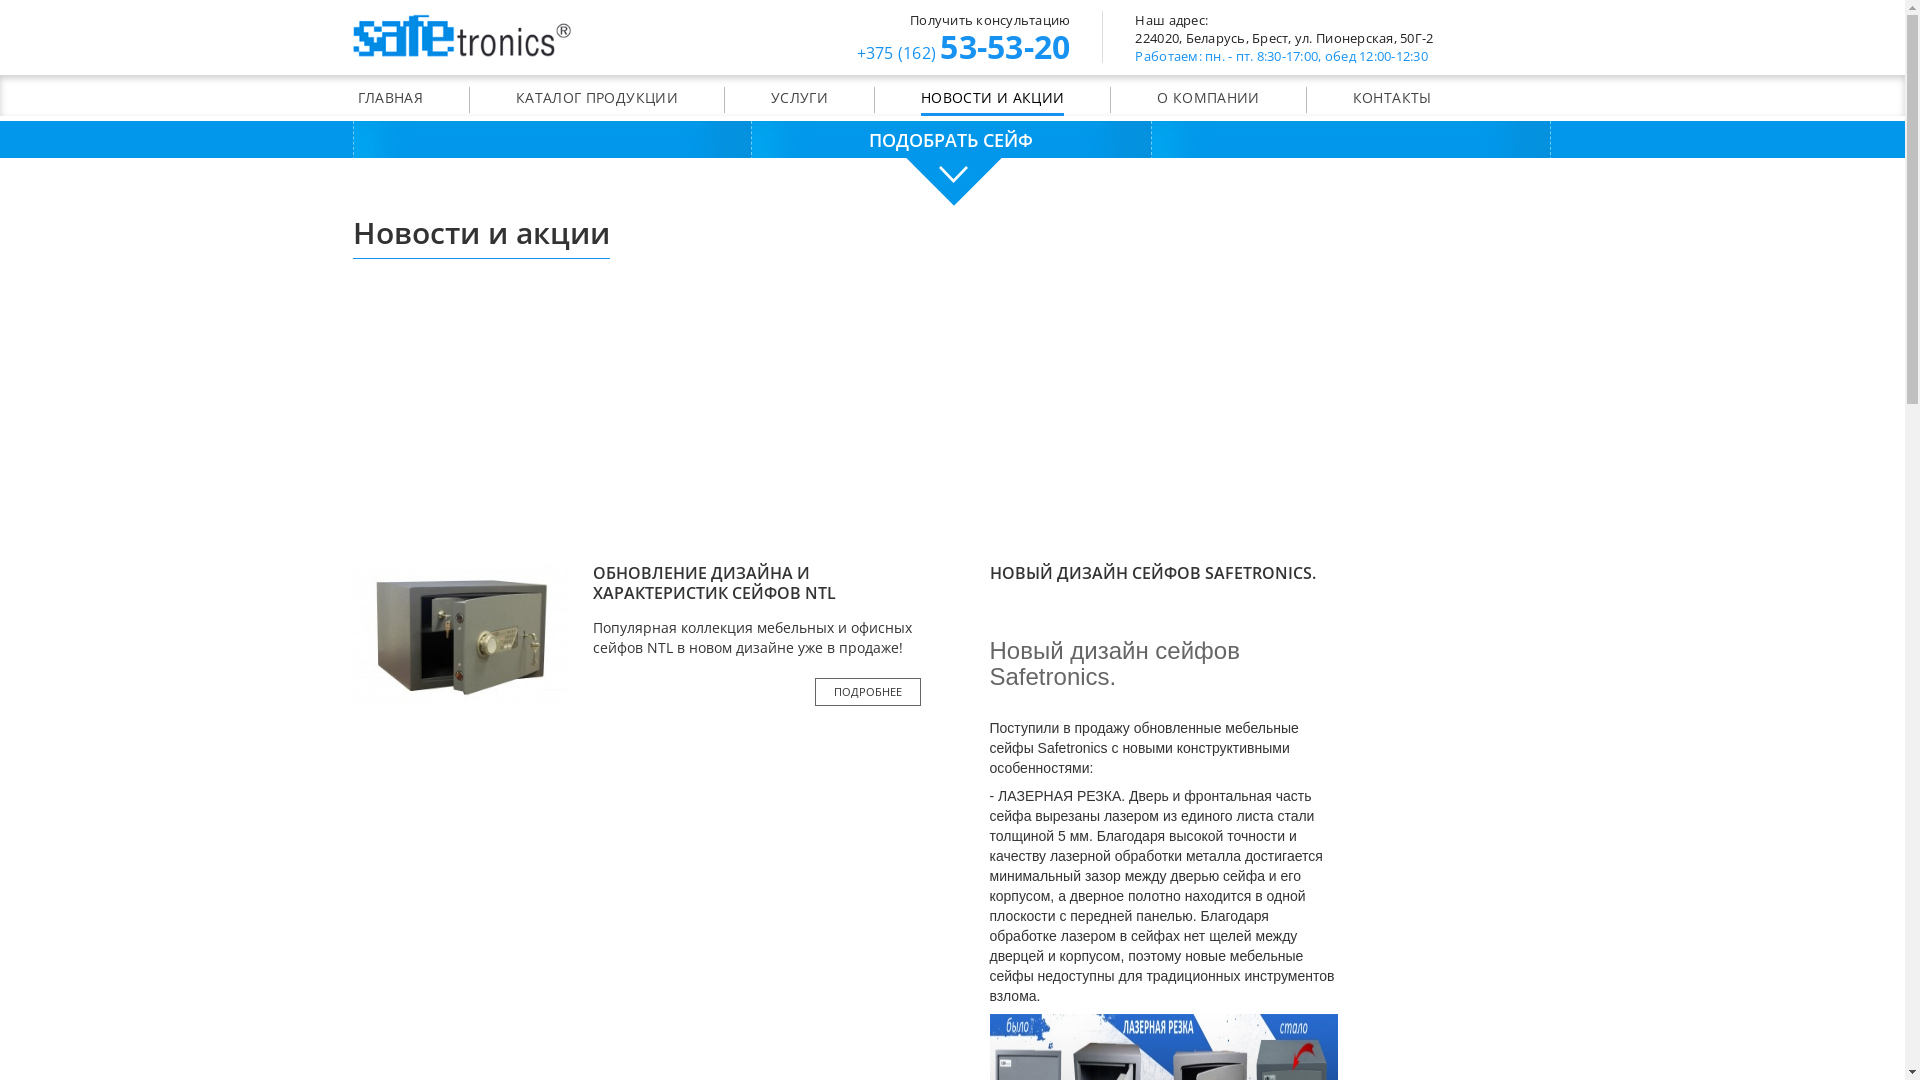  Describe the element at coordinates (855, 49) in the screenshot. I see `'+375 (162) 53-53-20'` at that location.